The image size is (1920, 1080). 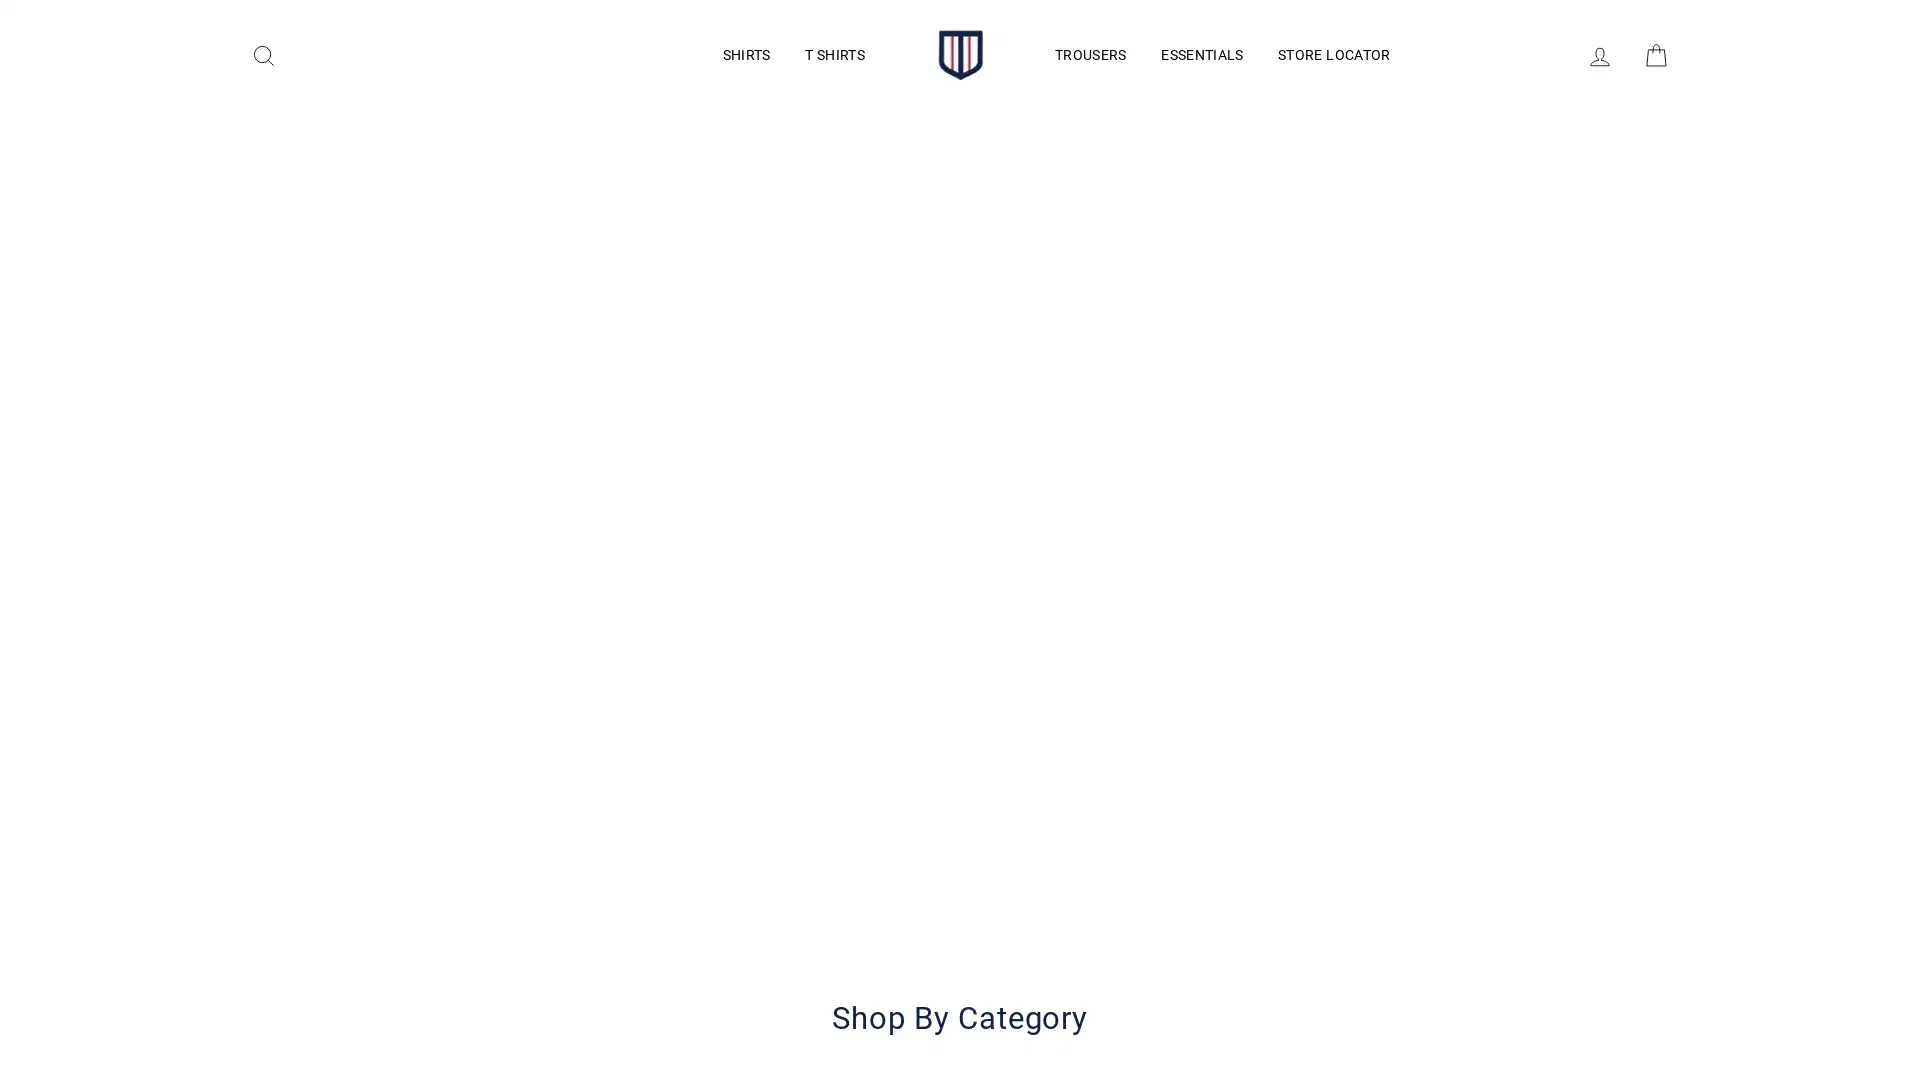 I want to click on 2, so click(x=960, y=967).